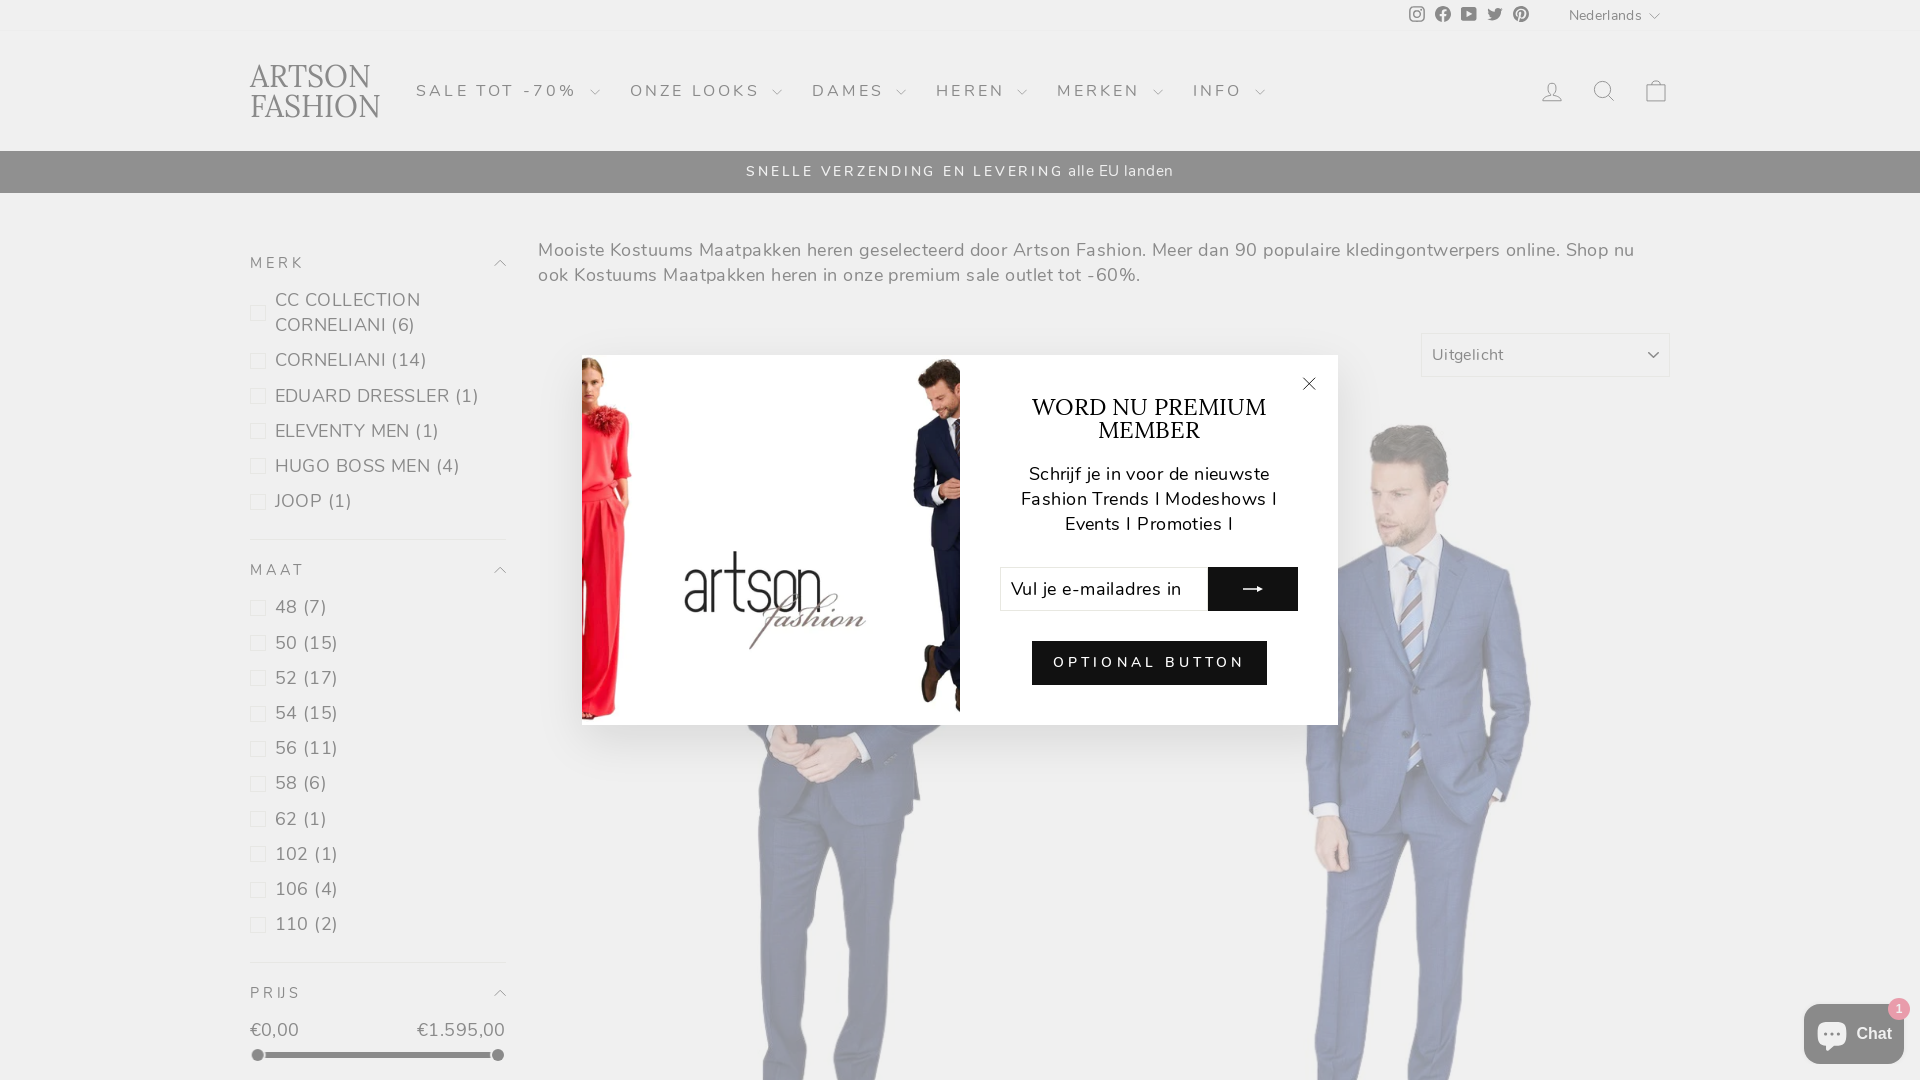 This screenshot has height=1080, width=1920. Describe the element at coordinates (1852, 1029) in the screenshot. I see `'Onlinewinkel-chat van Shopify'` at that location.